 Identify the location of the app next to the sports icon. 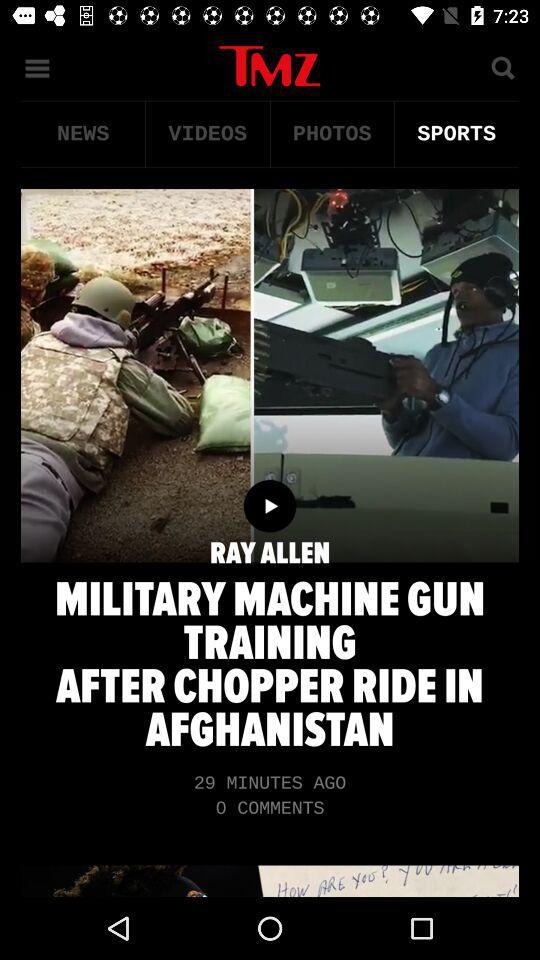
(332, 133).